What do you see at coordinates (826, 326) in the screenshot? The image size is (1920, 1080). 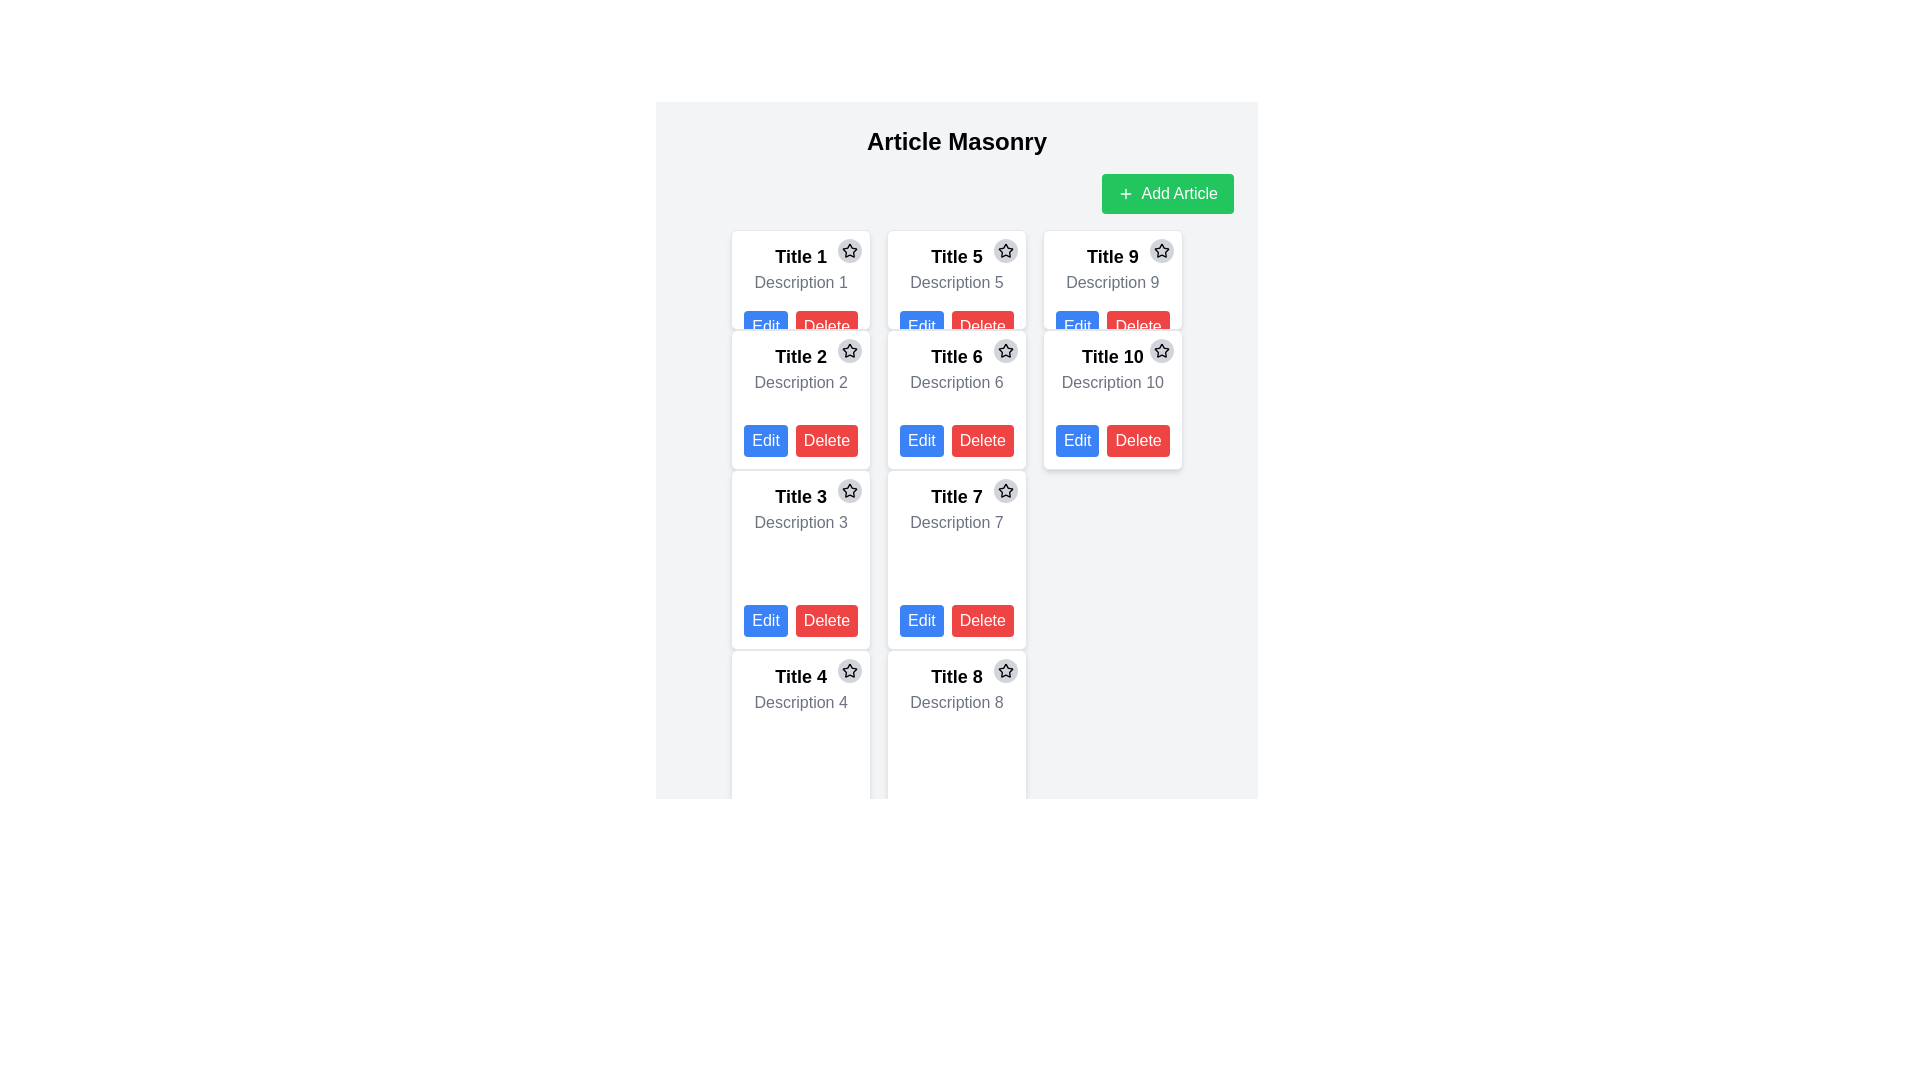 I see `the red 'Delete' button with white text, located at the bottom right of the card labeled 'Title 1', to invoke its delete function` at bounding box center [826, 326].